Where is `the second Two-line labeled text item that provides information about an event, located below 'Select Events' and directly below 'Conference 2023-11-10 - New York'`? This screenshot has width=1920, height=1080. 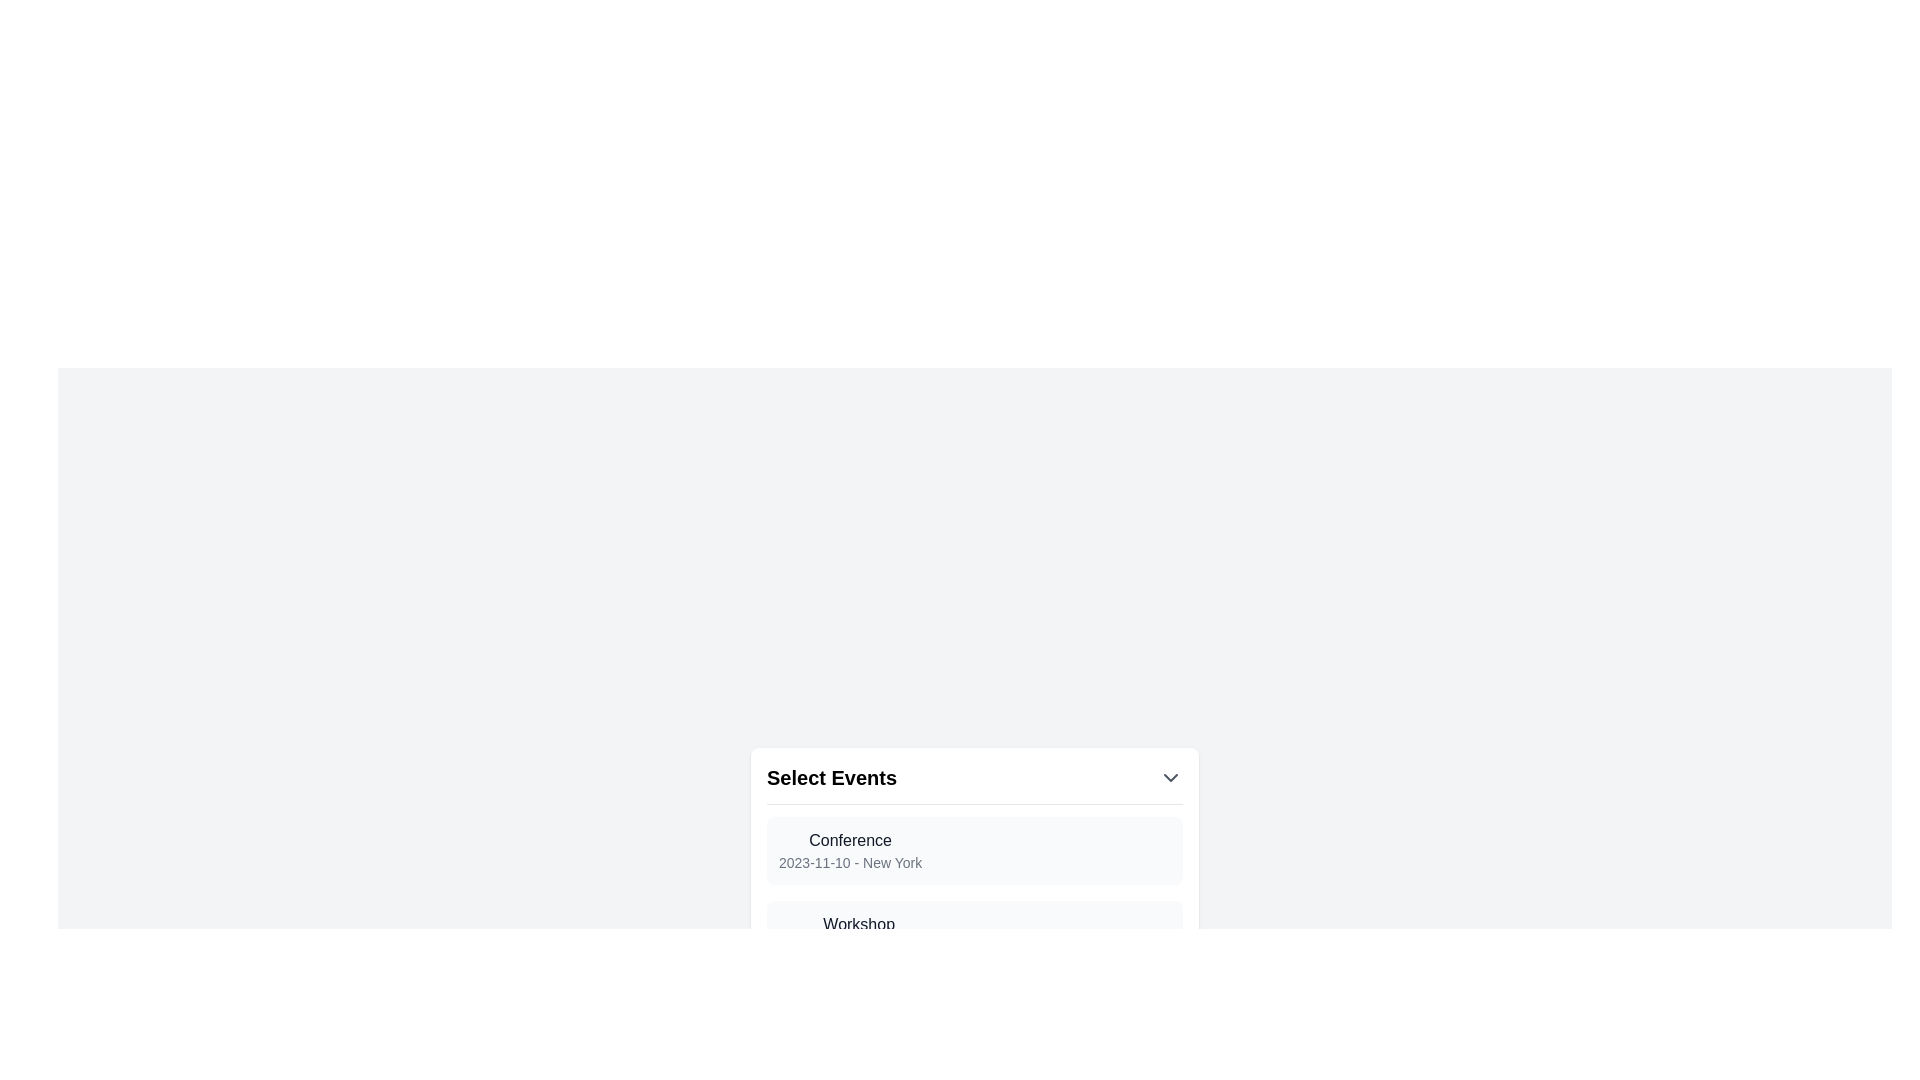
the second Two-line labeled text item that provides information about an event, located below 'Select Events' and directly below 'Conference 2023-11-10 - New York' is located at coordinates (859, 934).